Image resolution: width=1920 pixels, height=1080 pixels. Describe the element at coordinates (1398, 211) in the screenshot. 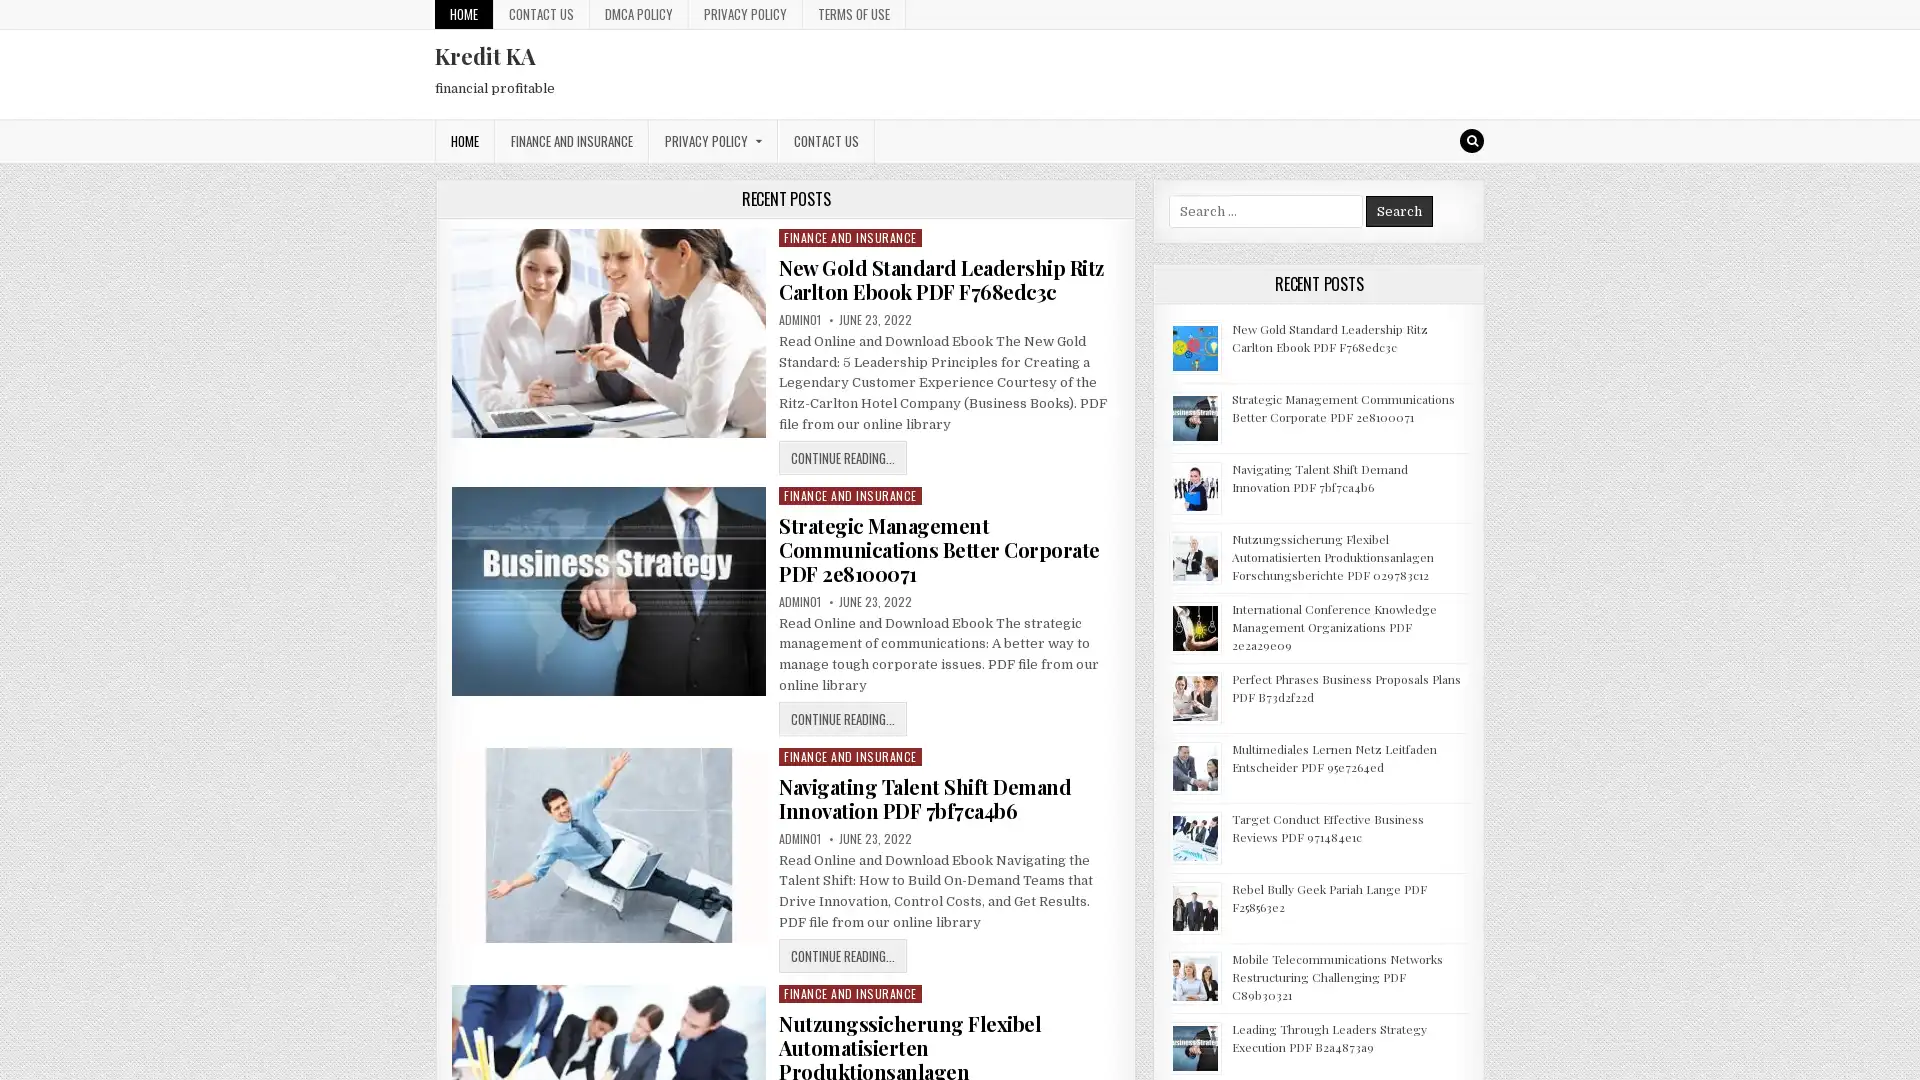

I see `Search` at that location.